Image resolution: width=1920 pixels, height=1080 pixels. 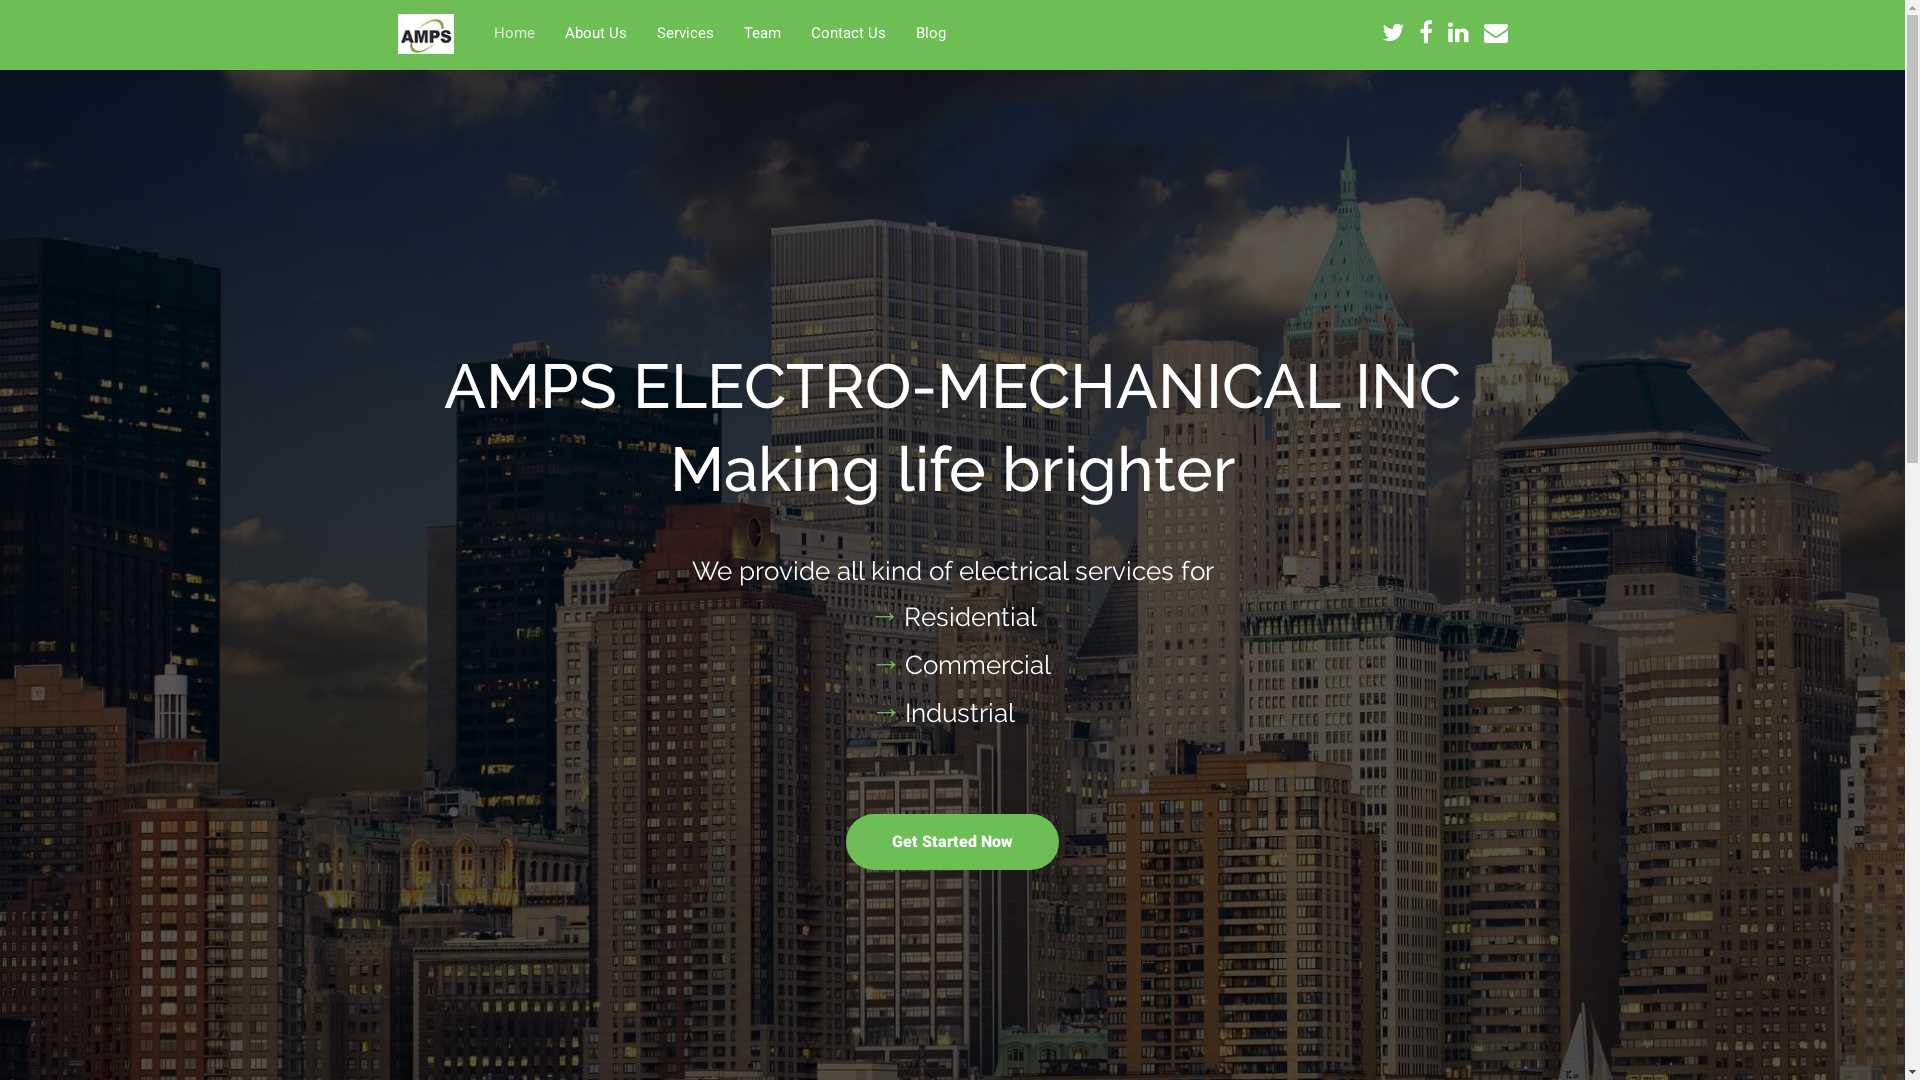 What do you see at coordinates (425, 34) in the screenshot?
I see `'AMPS ELECTRO-MECHANICAL INC'` at bounding box center [425, 34].